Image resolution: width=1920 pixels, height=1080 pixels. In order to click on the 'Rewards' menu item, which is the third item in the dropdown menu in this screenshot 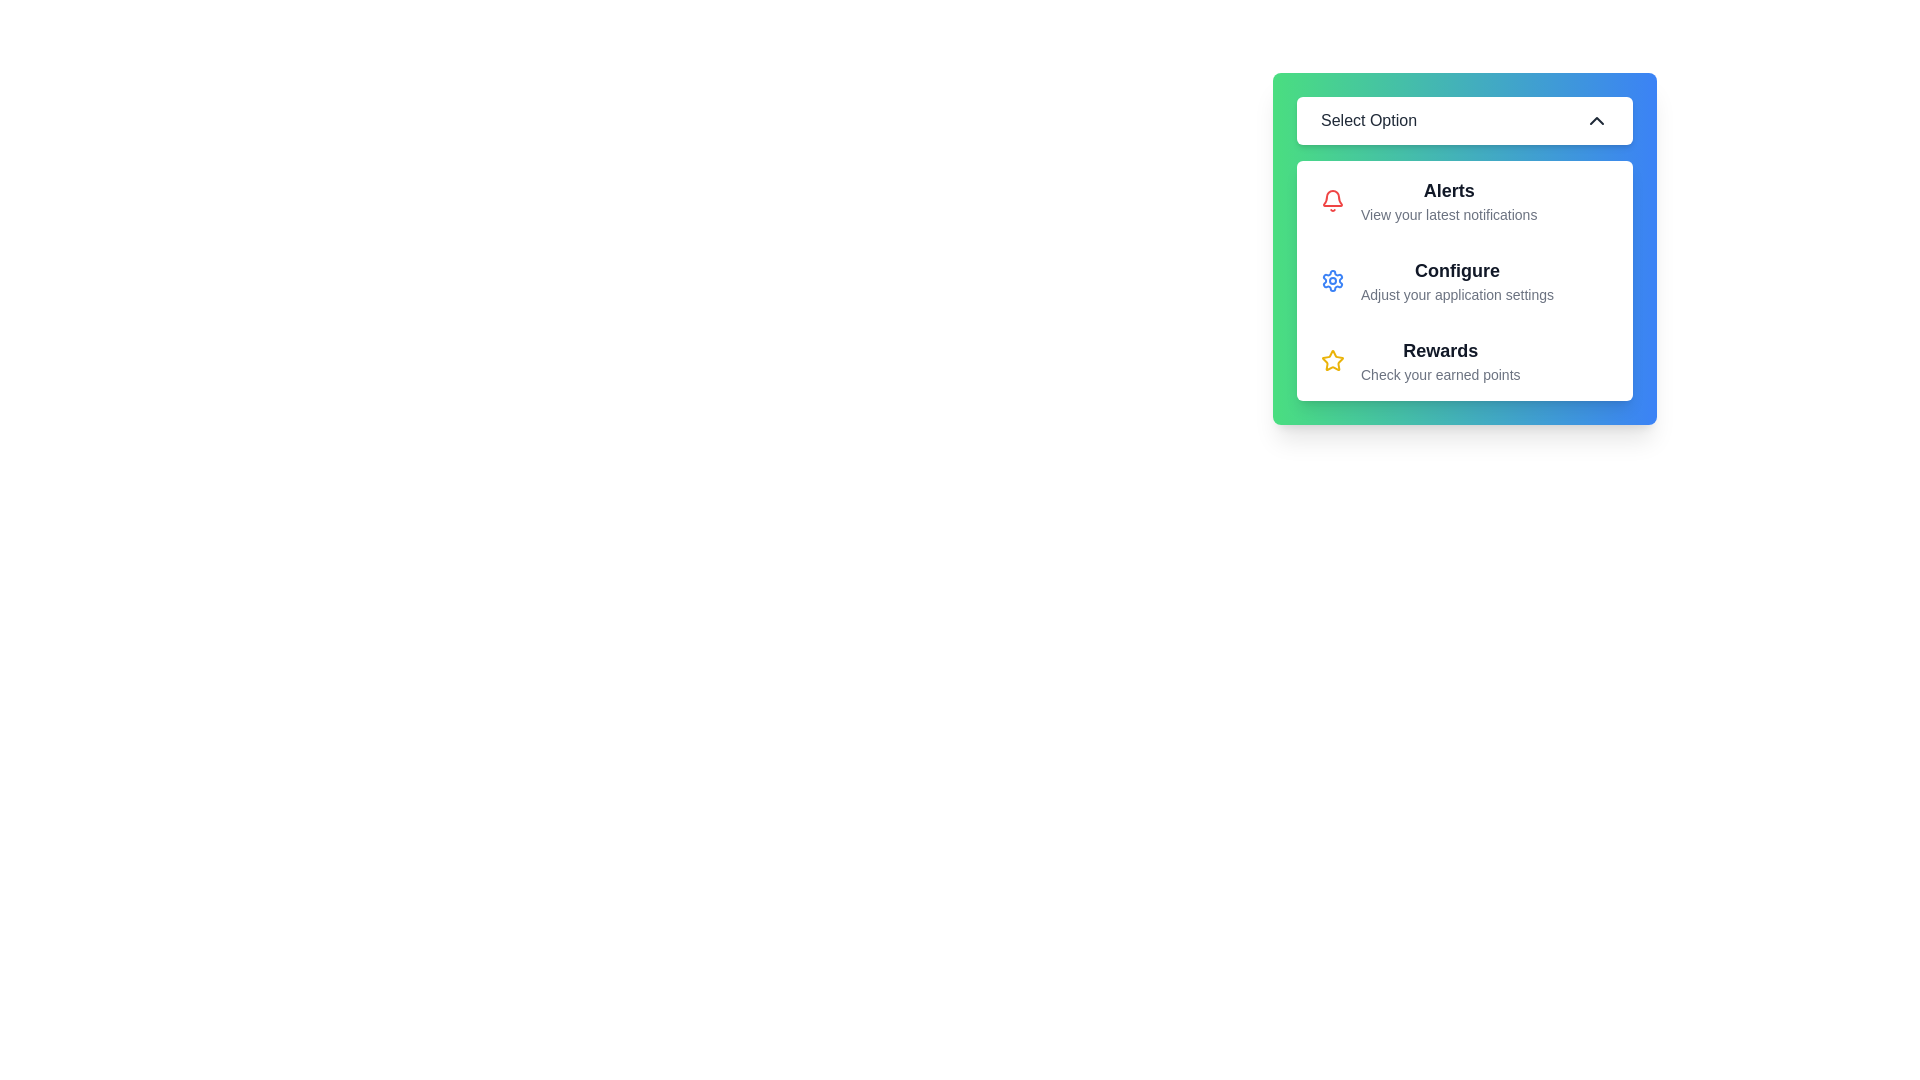, I will do `click(1464, 361)`.